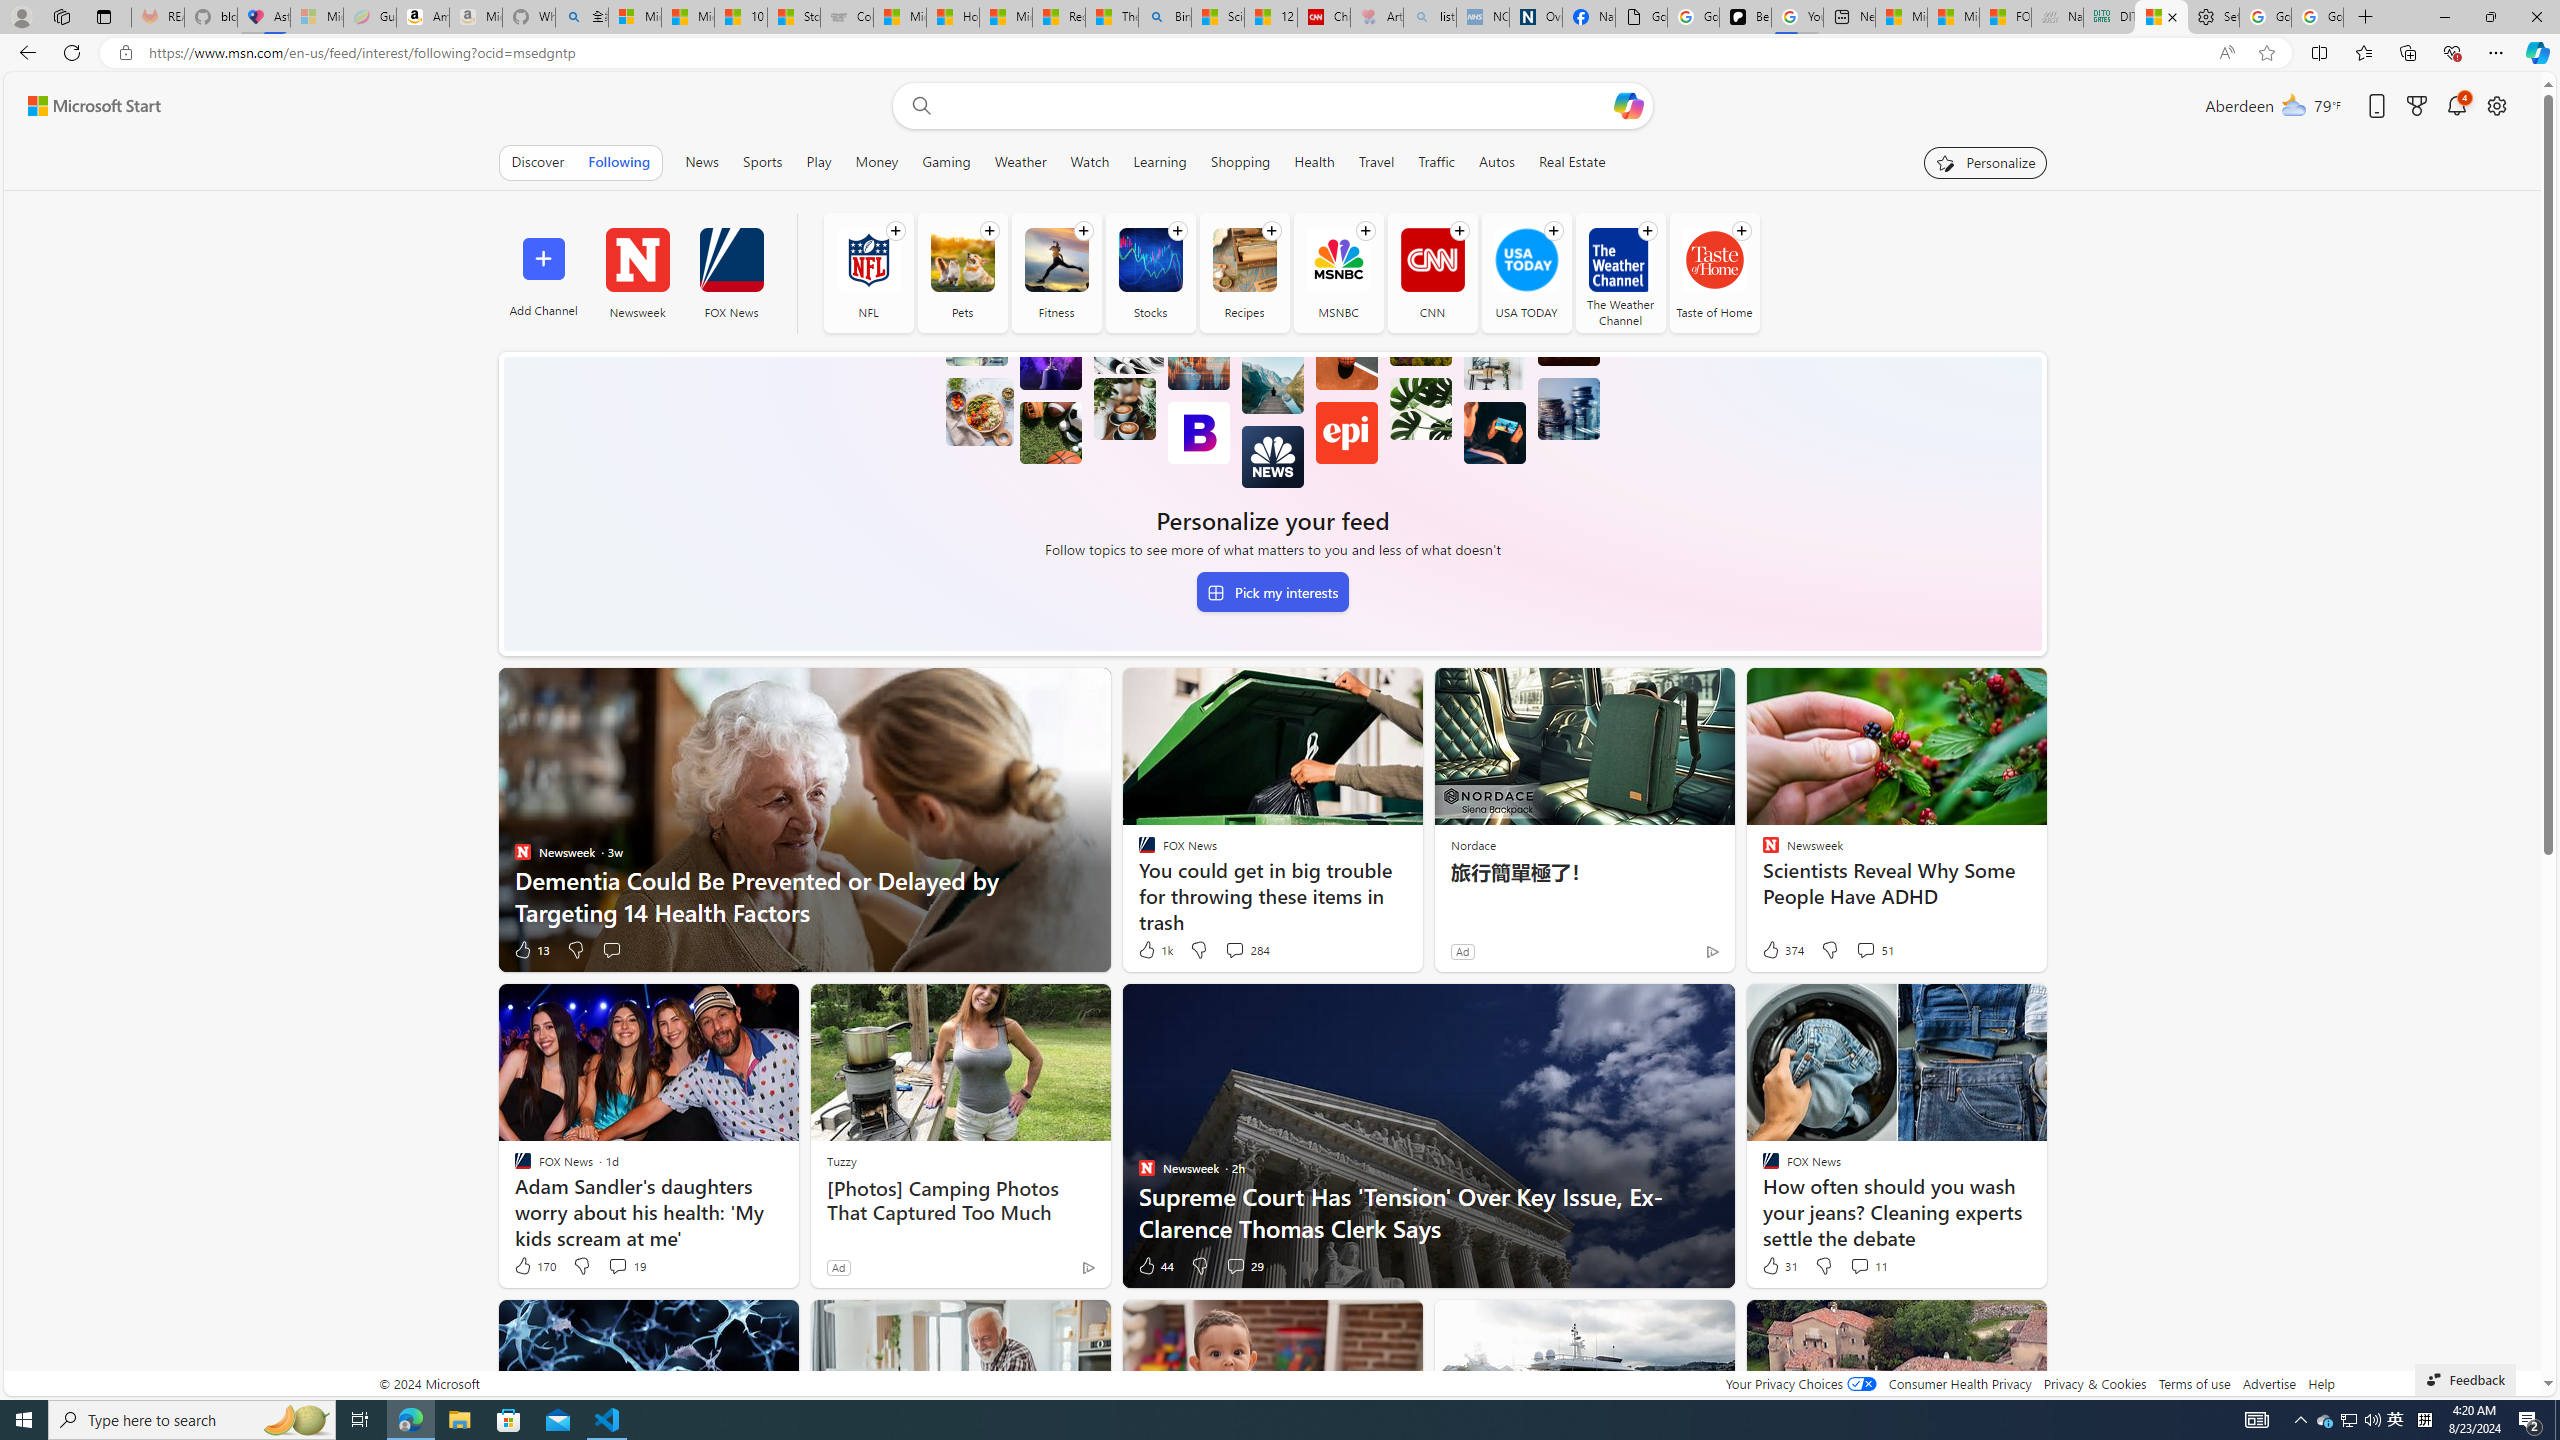 The height and width of the screenshot is (1440, 2560). Describe the element at coordinates (1858, 1264) in the screenshot. I see `'View comments 11 Comment'` at that location.